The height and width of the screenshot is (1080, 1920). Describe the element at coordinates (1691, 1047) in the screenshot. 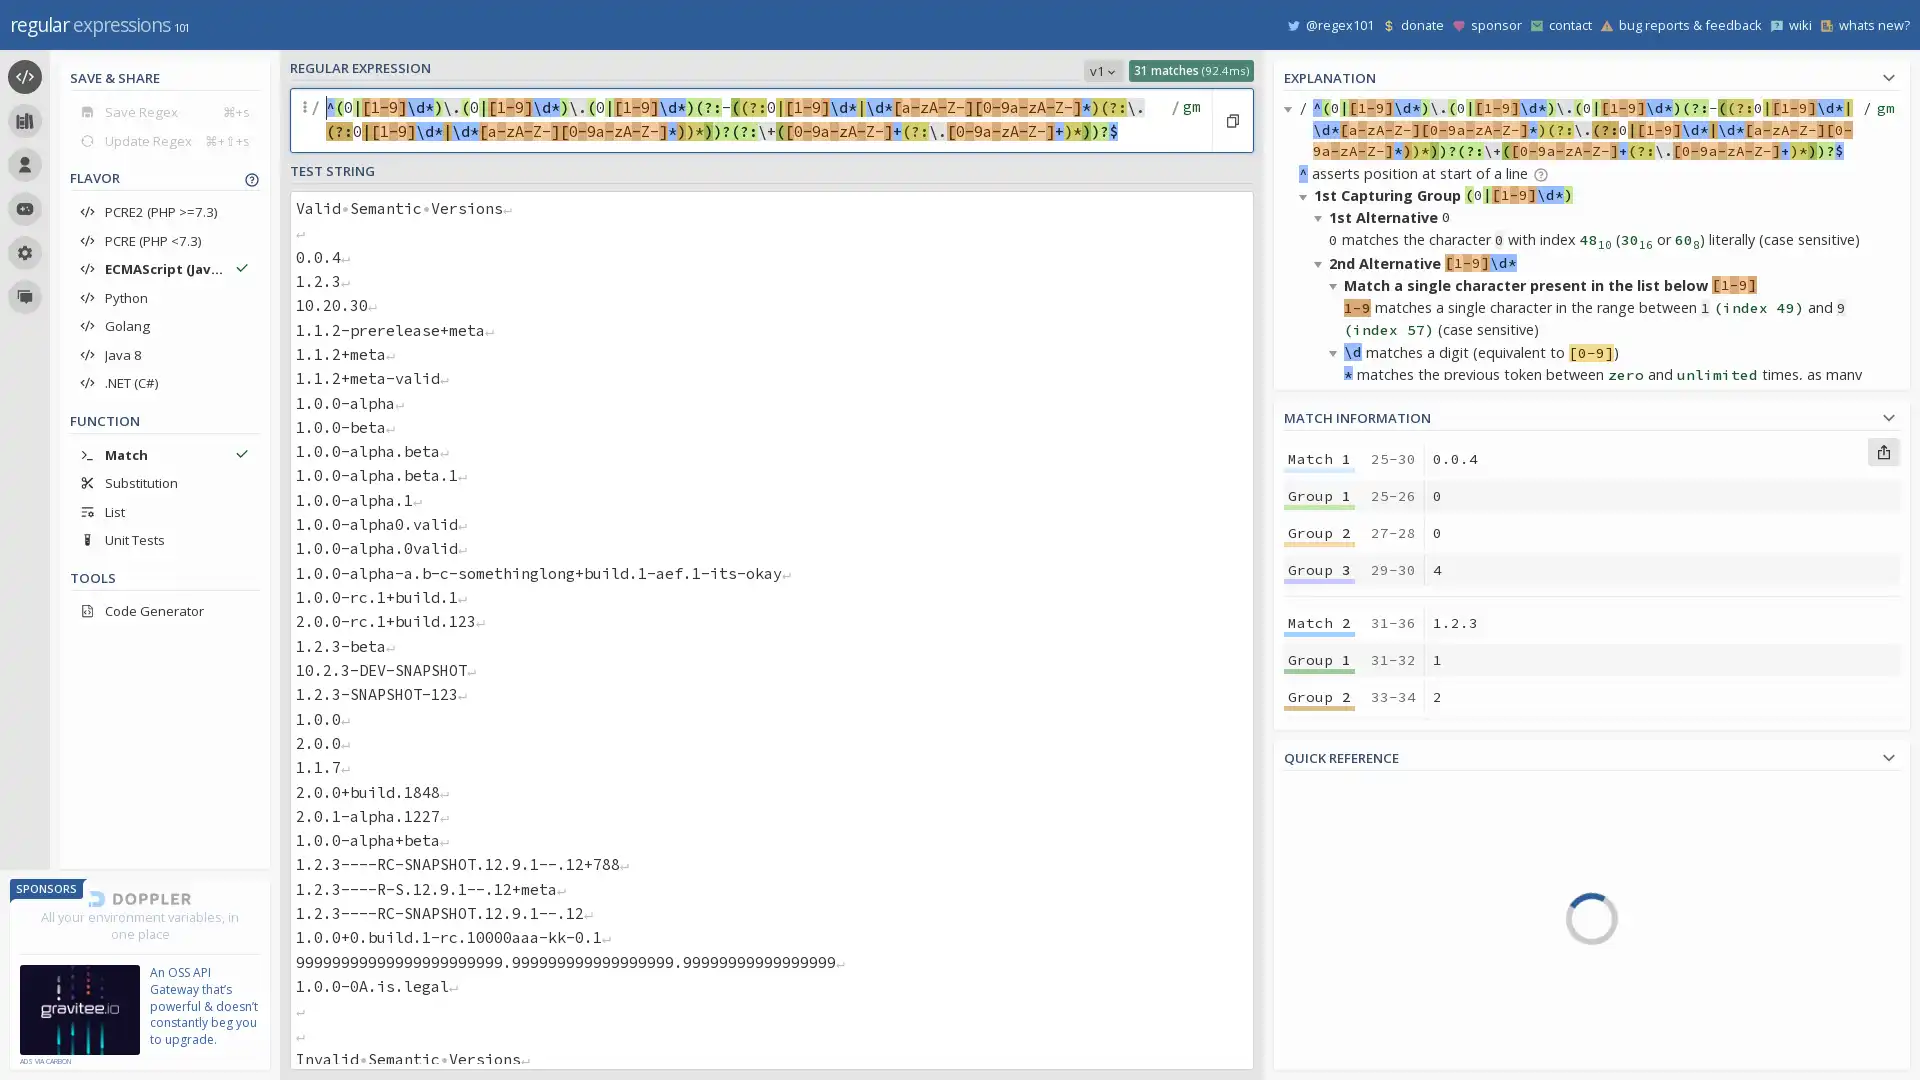

I see `Any digit \d` at that location.